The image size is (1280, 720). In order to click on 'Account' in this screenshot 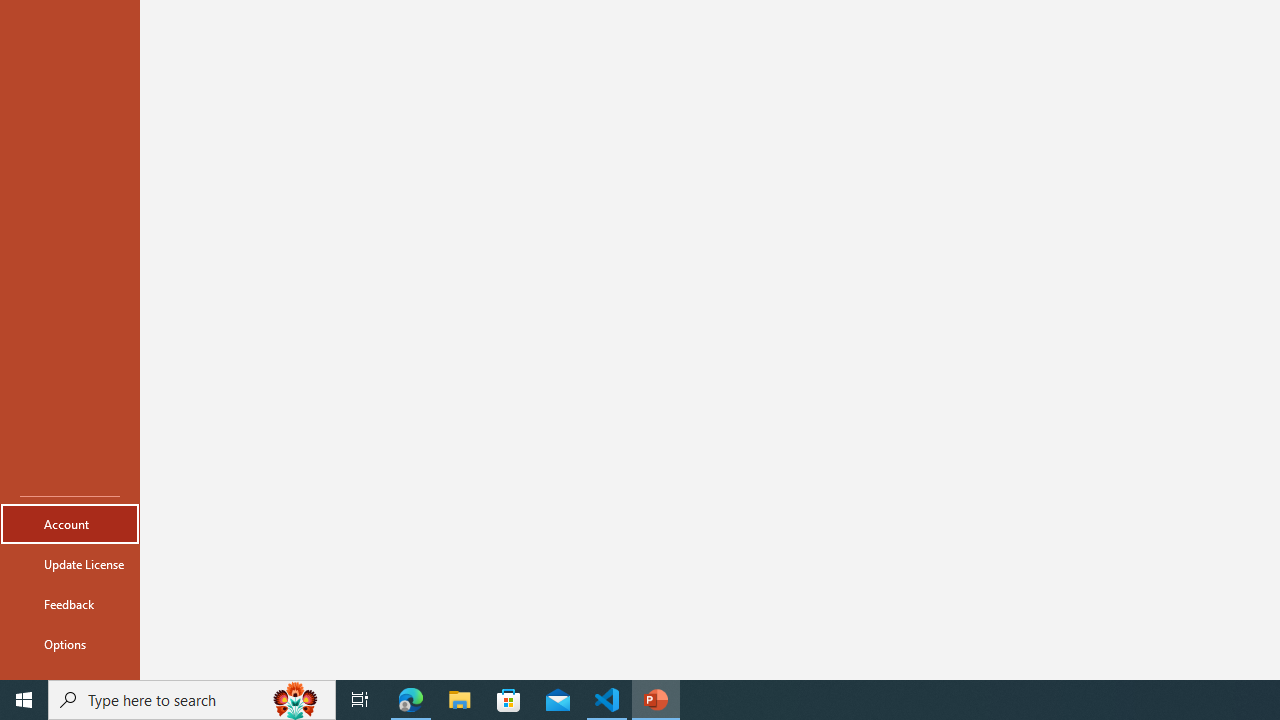, I will do `click(69, 523)`.